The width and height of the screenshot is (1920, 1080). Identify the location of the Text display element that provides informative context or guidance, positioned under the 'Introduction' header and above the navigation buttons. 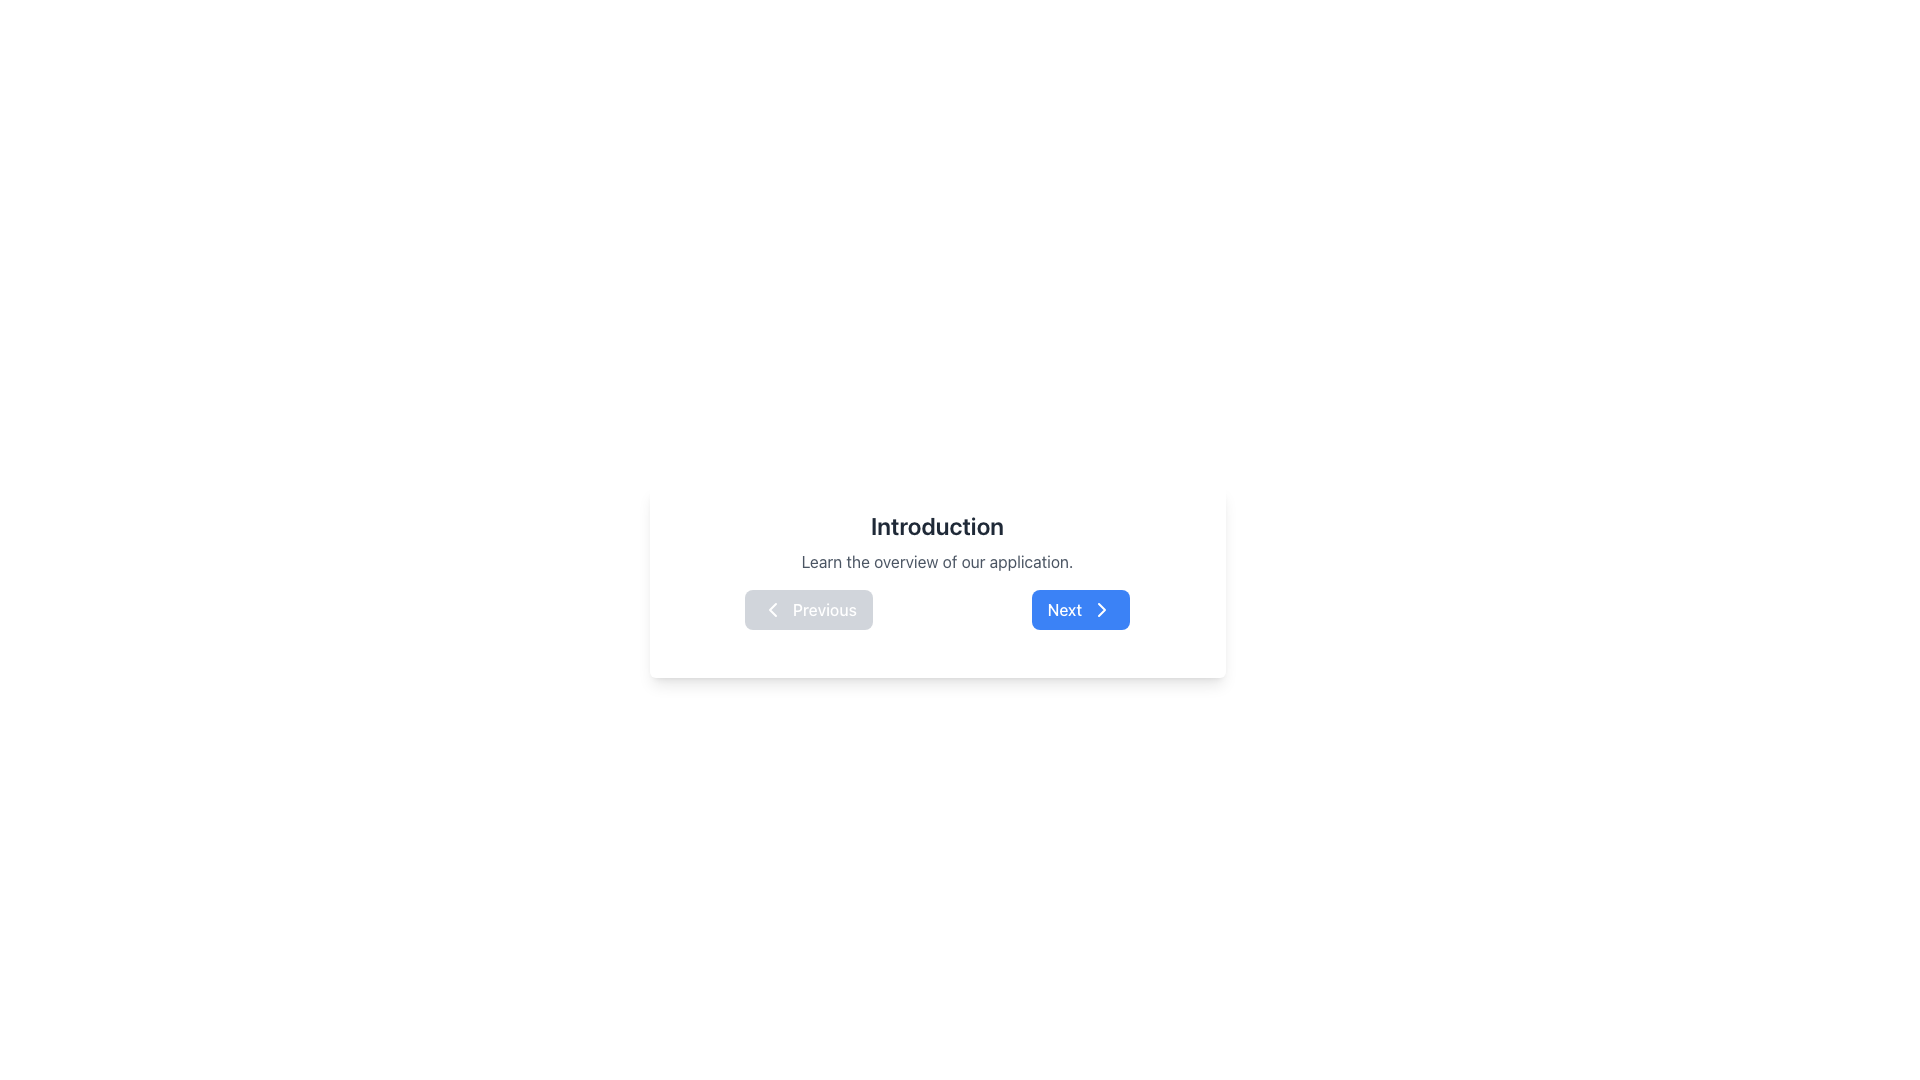
(936, 562).